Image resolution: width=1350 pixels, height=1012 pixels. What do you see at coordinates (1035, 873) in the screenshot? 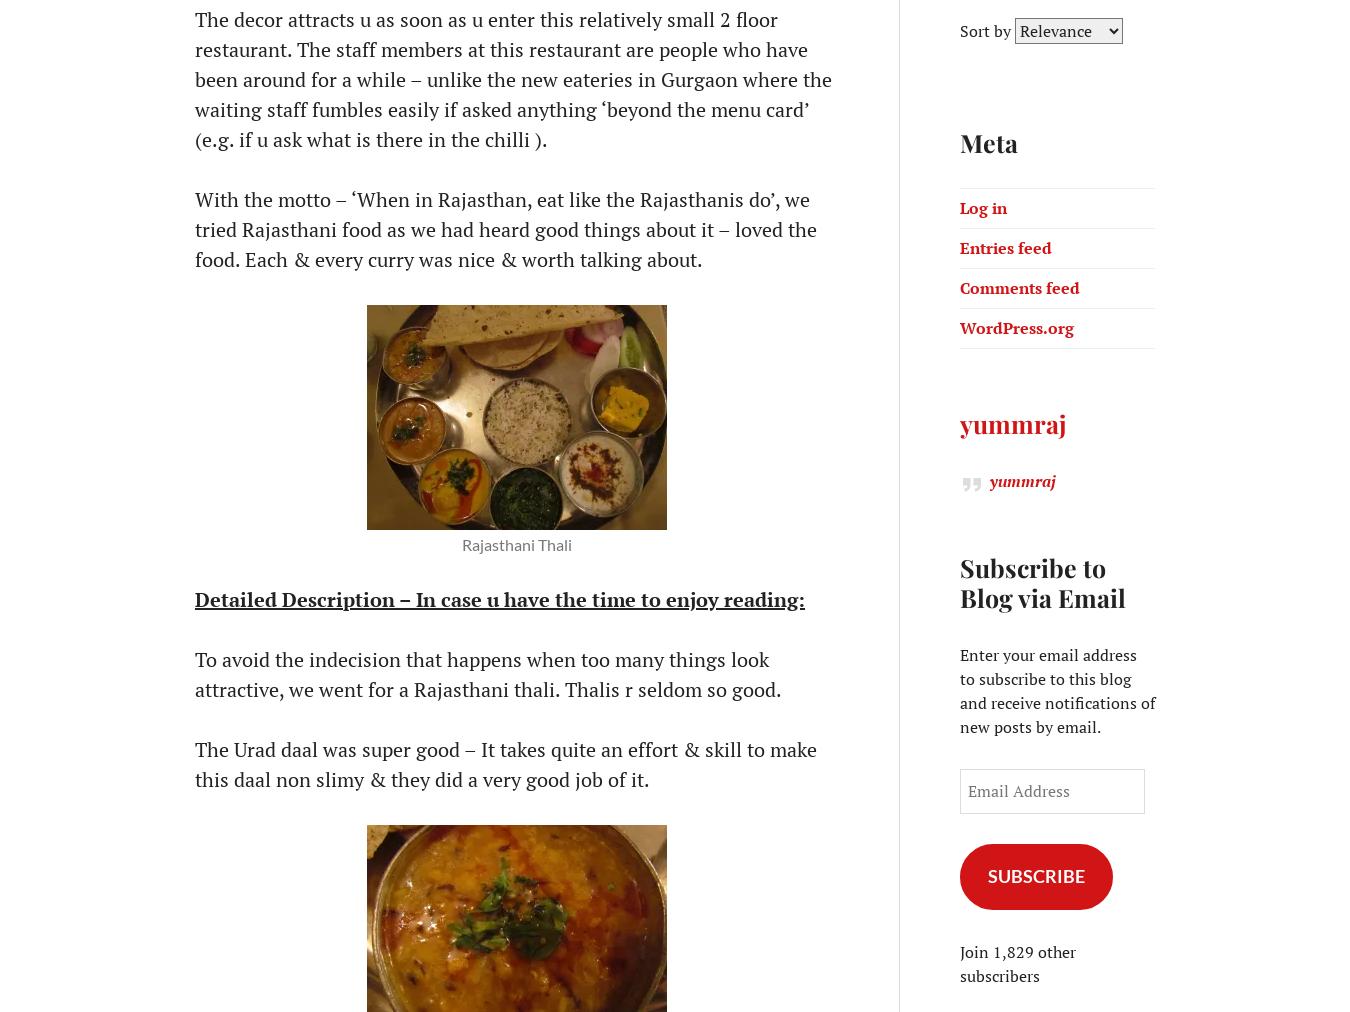
I see `'Subscribe'` at bounding box center [1035, 873].